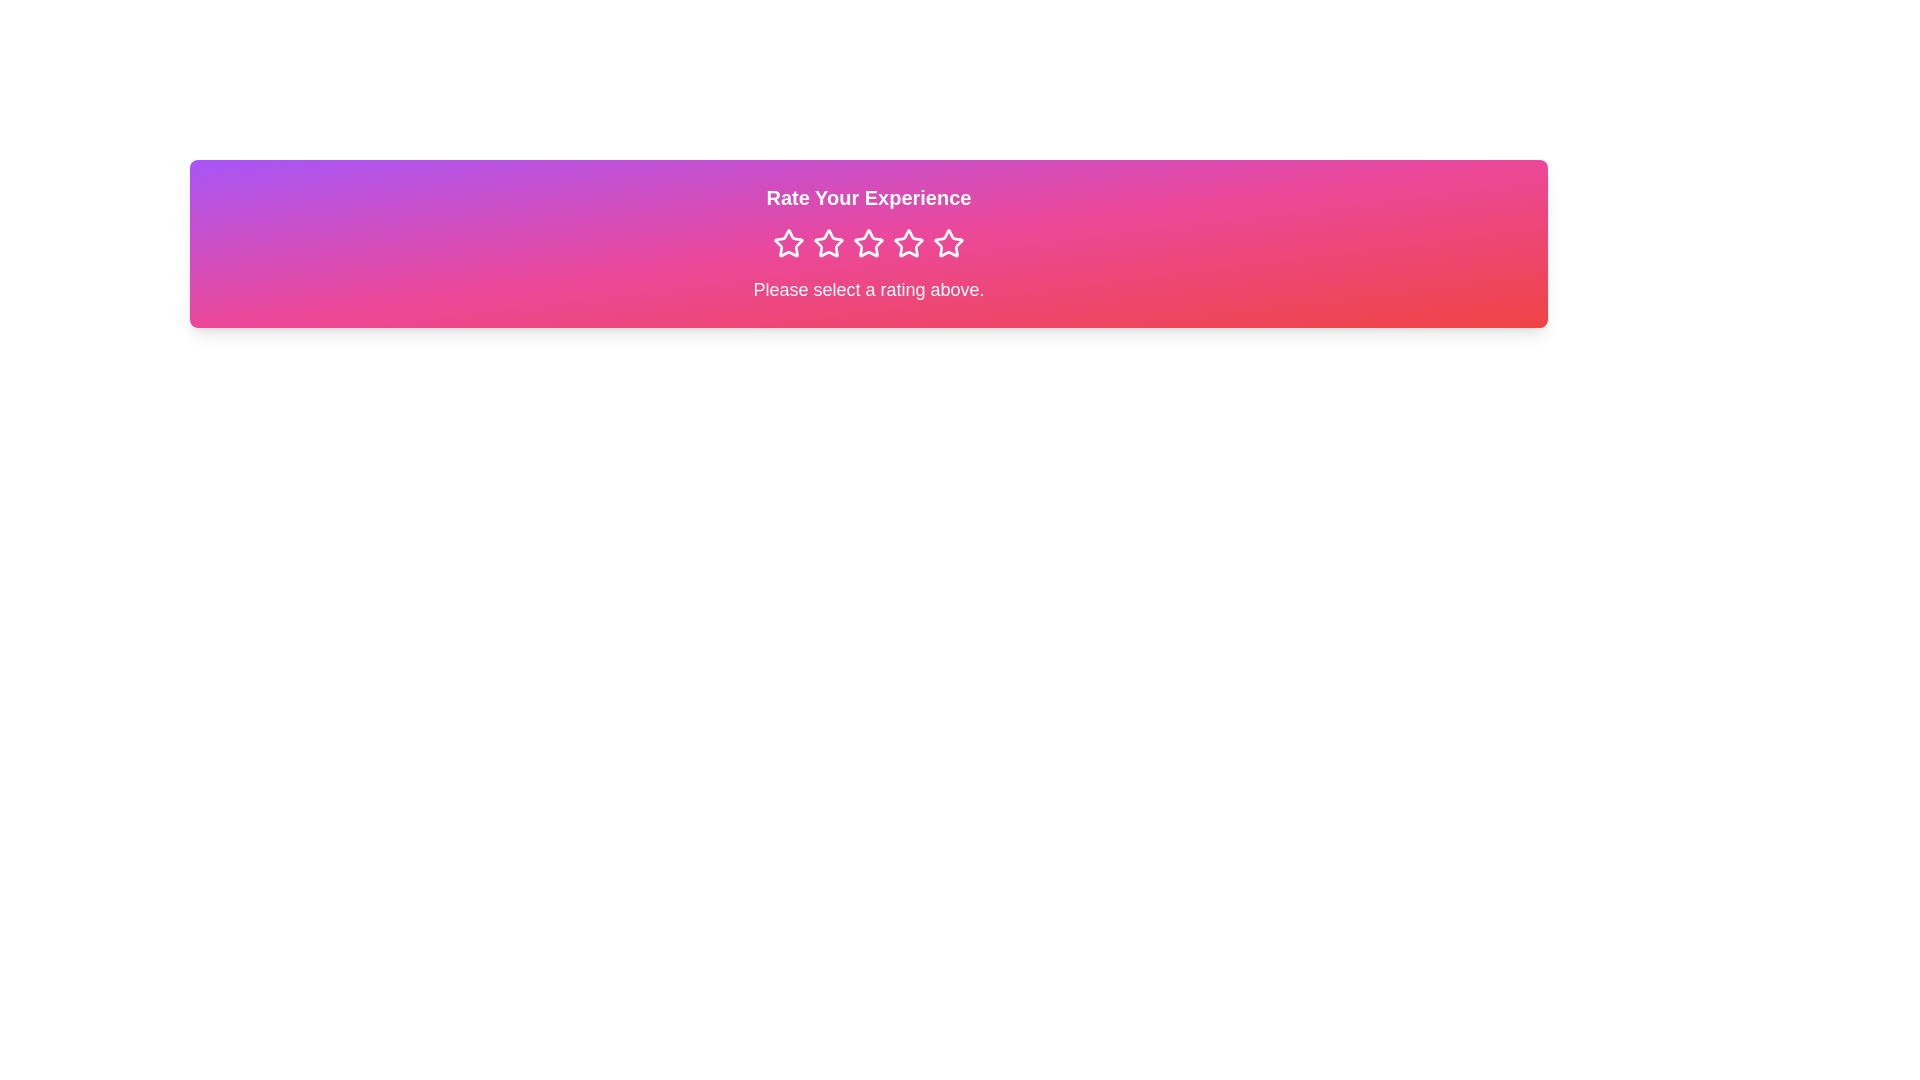 The width and height of the screenshot is (1920, 1080). Describe the element at coordinates (829, 242) in the screenshot. I see `the highlighted star icon, which is the third star in a horizontal row of five stars` at that location.